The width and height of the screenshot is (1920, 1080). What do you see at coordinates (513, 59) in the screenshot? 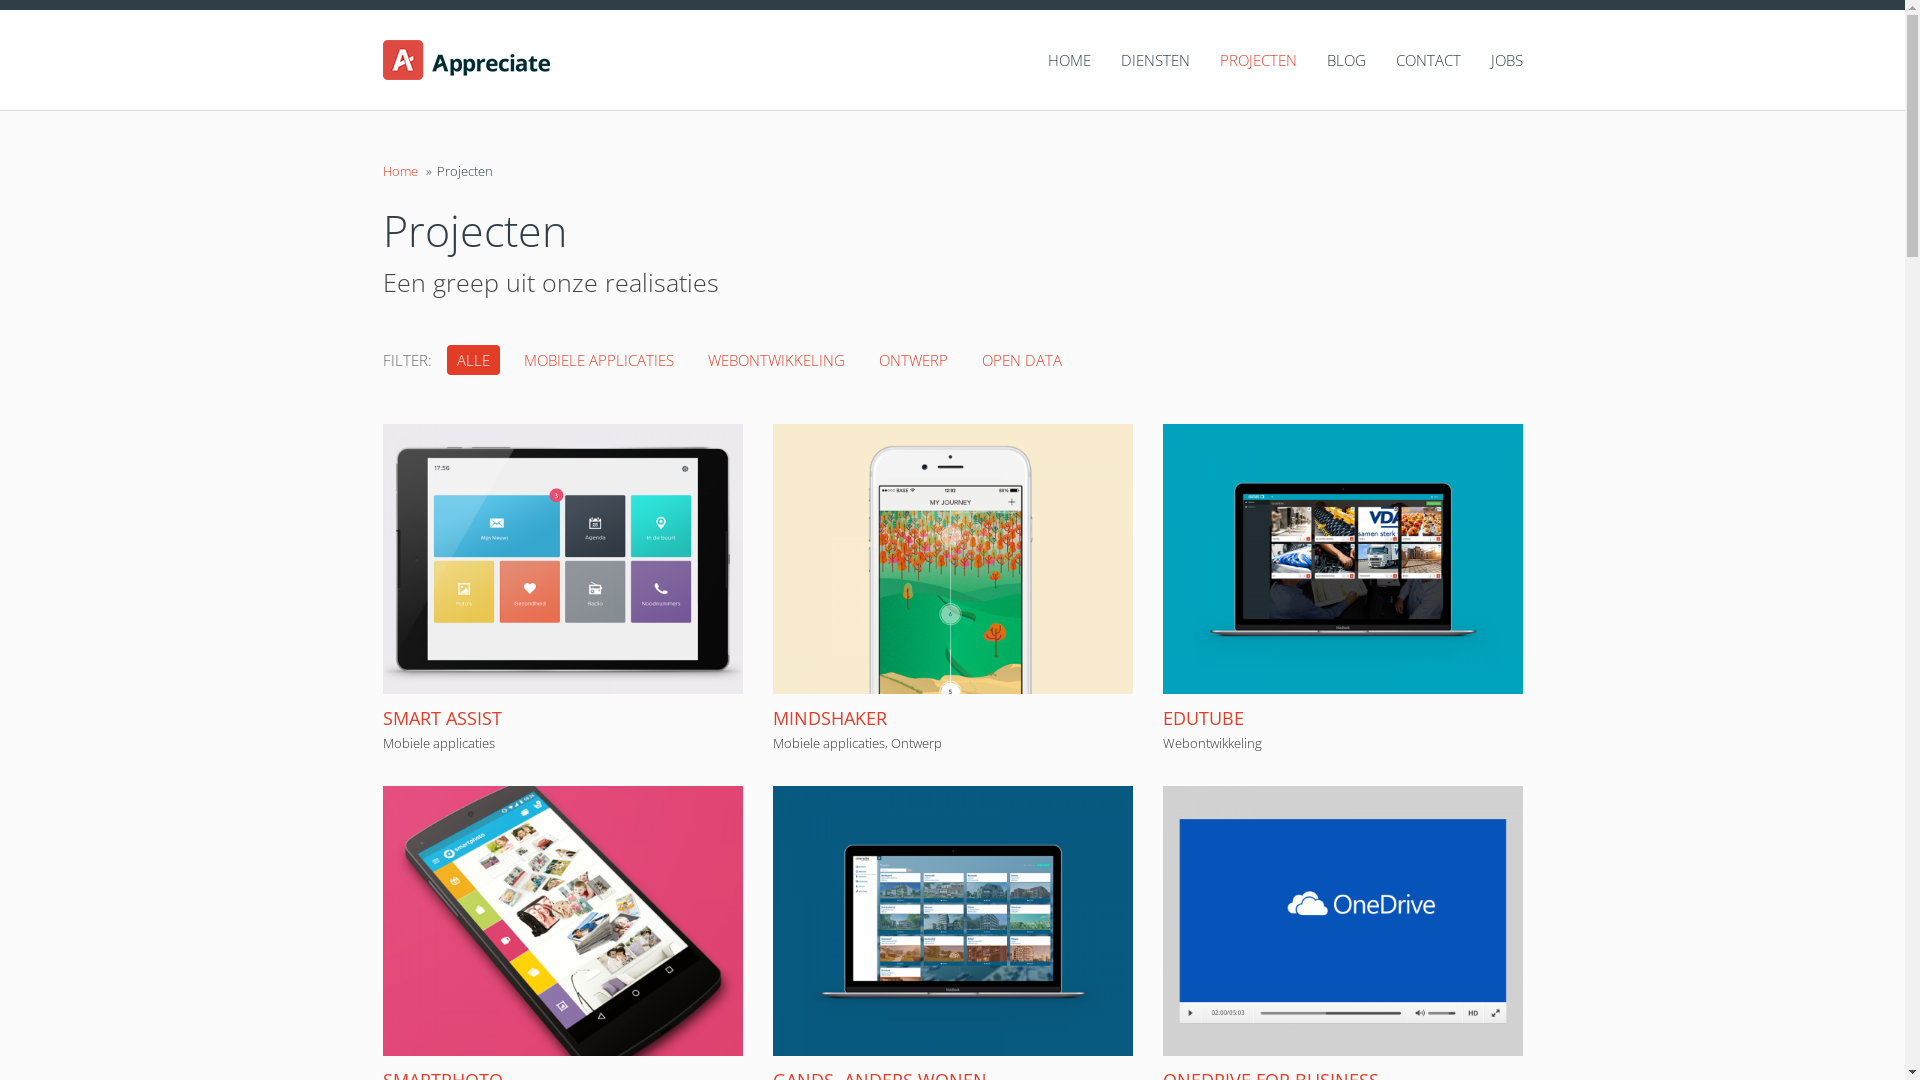
I see `'Appreciate'` at bounding box center [513, 59].